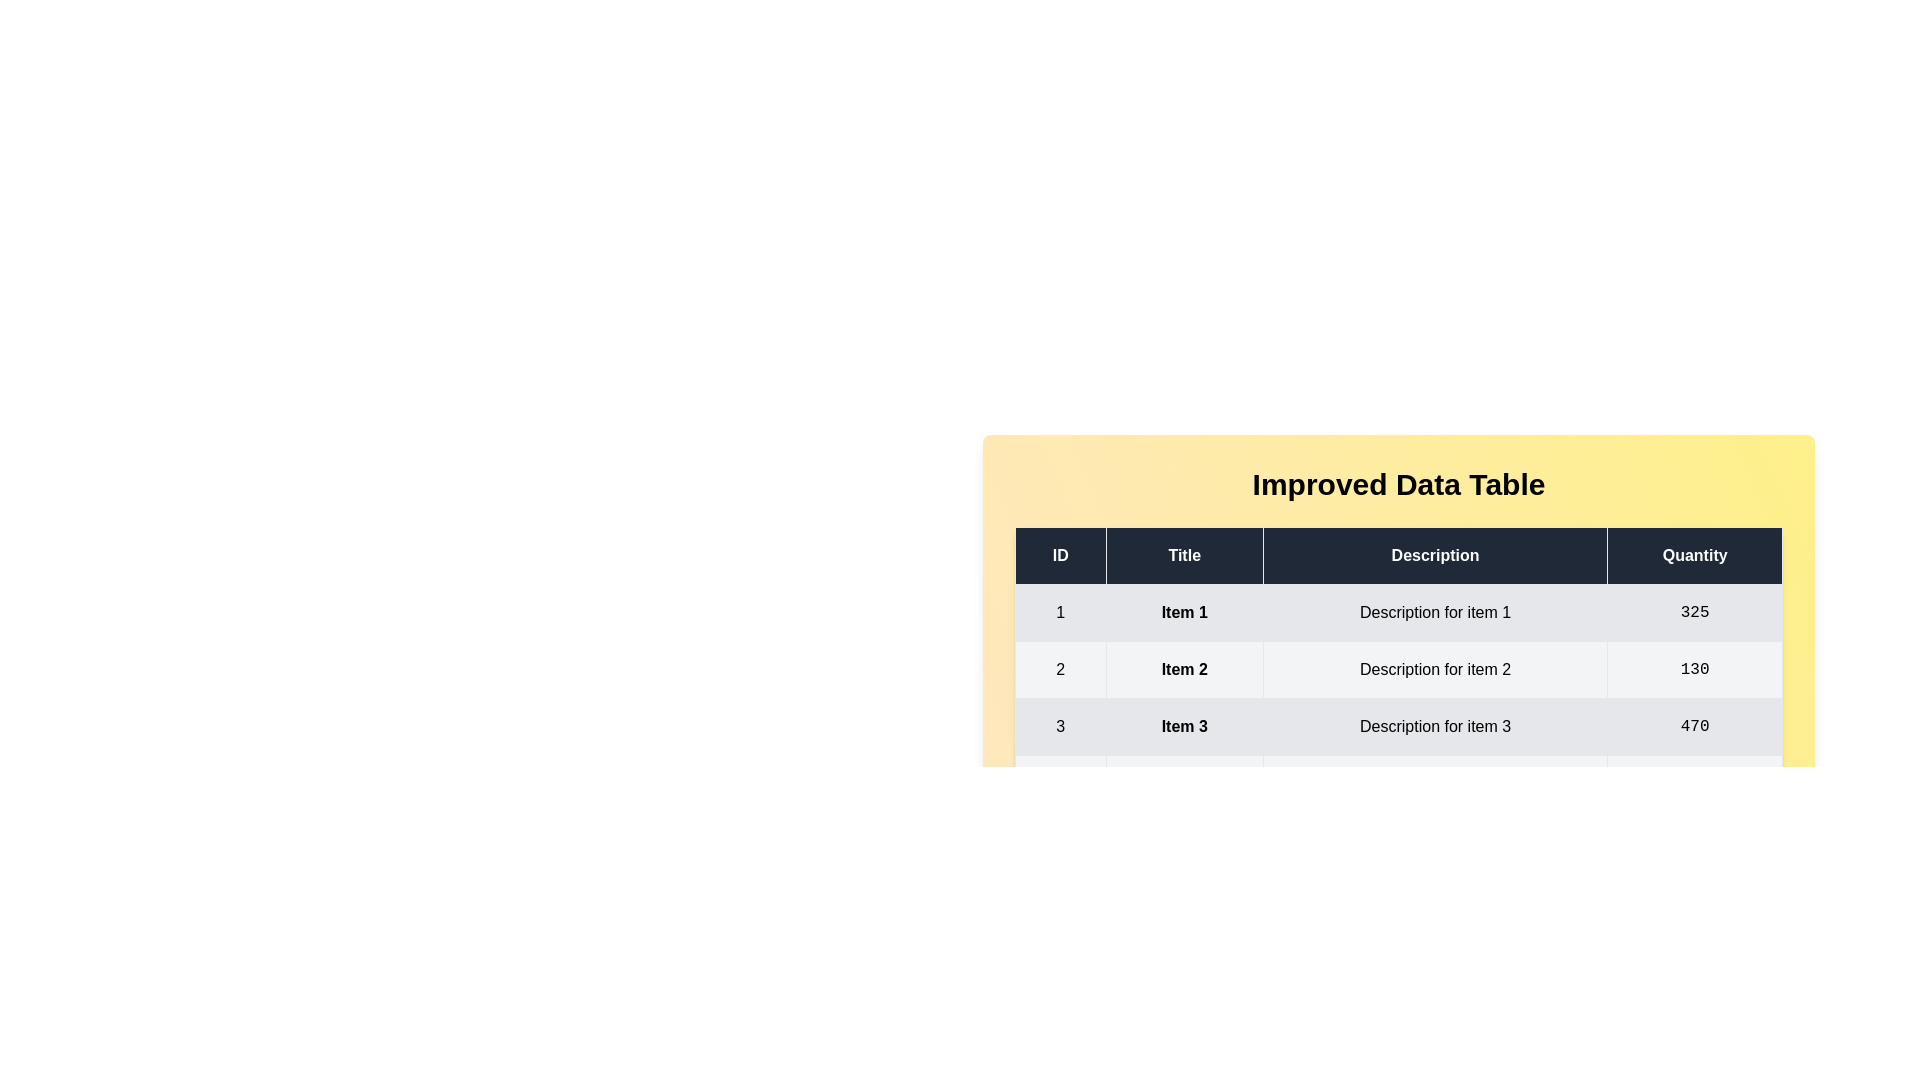  I want to click on the header of the column ID to sort the table by that column, so click(1059, 555).